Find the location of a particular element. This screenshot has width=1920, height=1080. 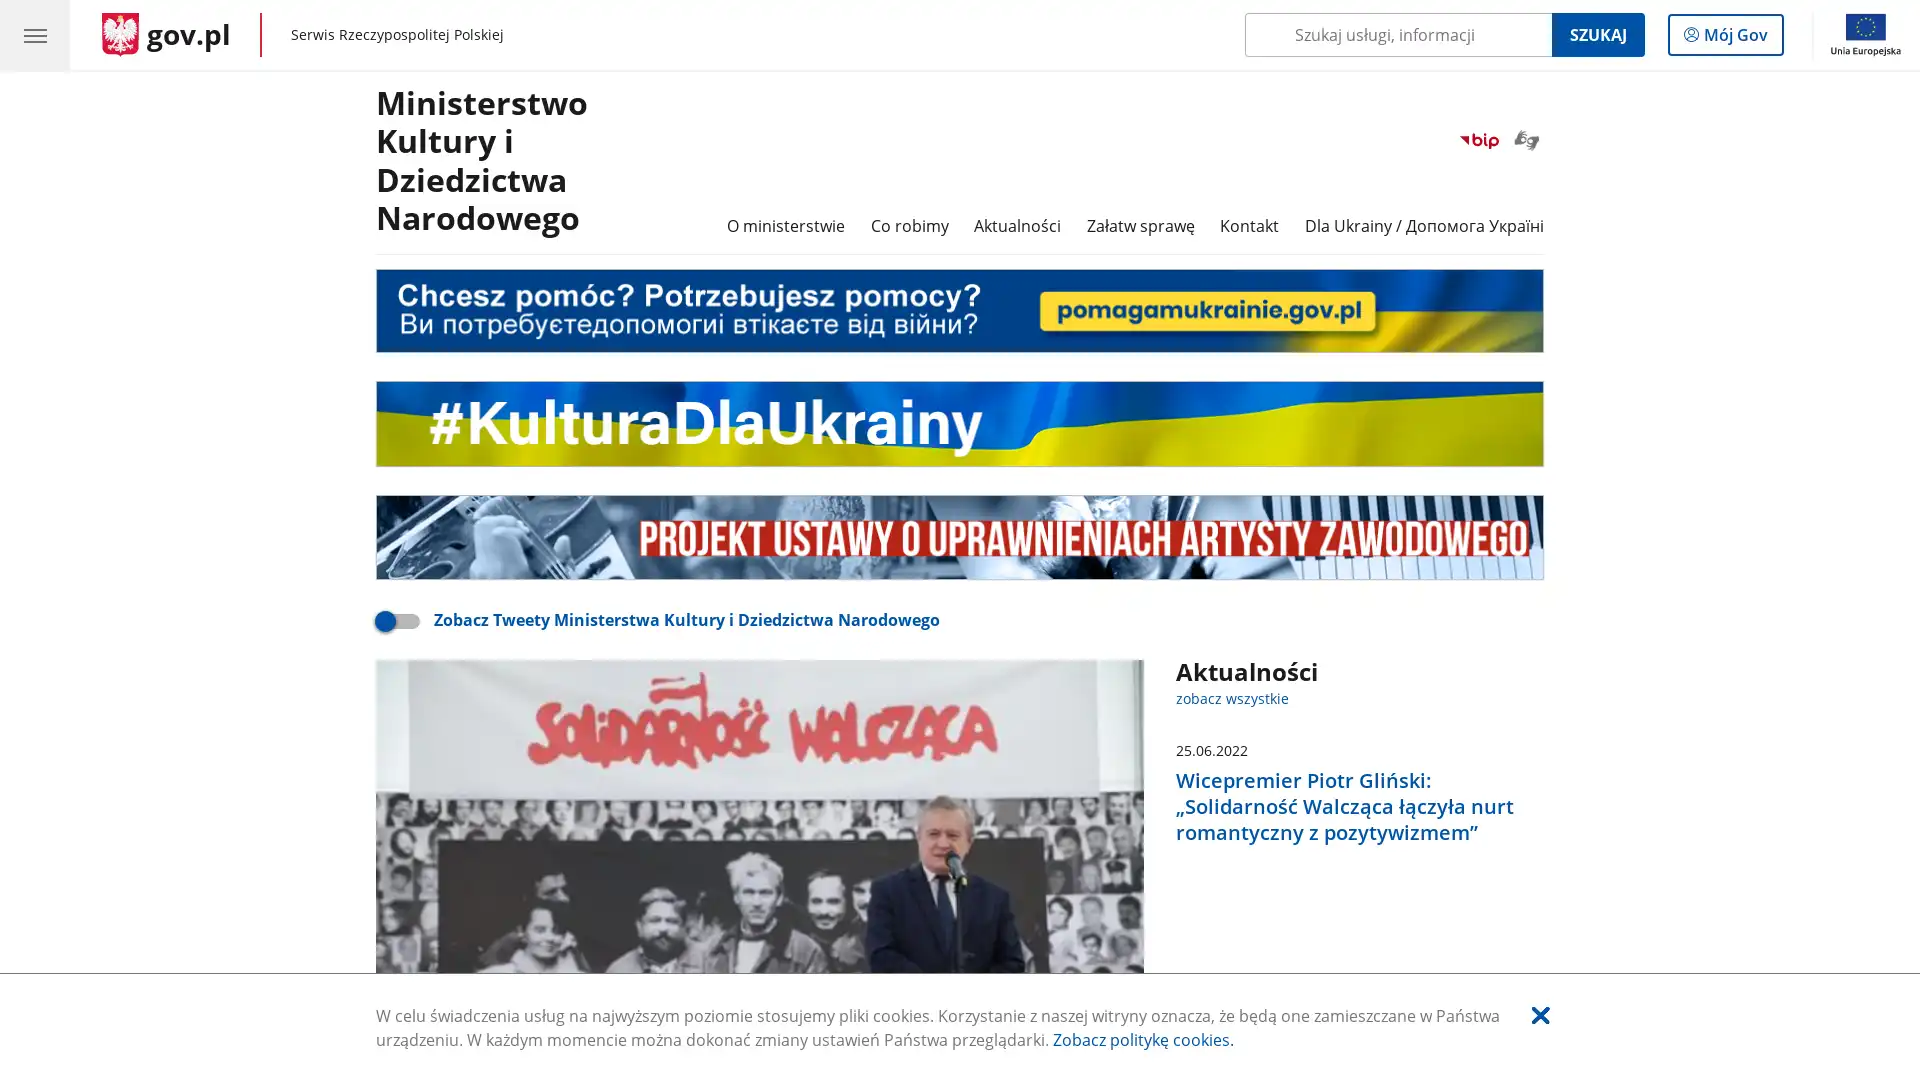

Akceptuje polityke dotyczaca wykorzystania plikow cookies. Zamknij pop-up. is located at coordinates (1539, 1014).